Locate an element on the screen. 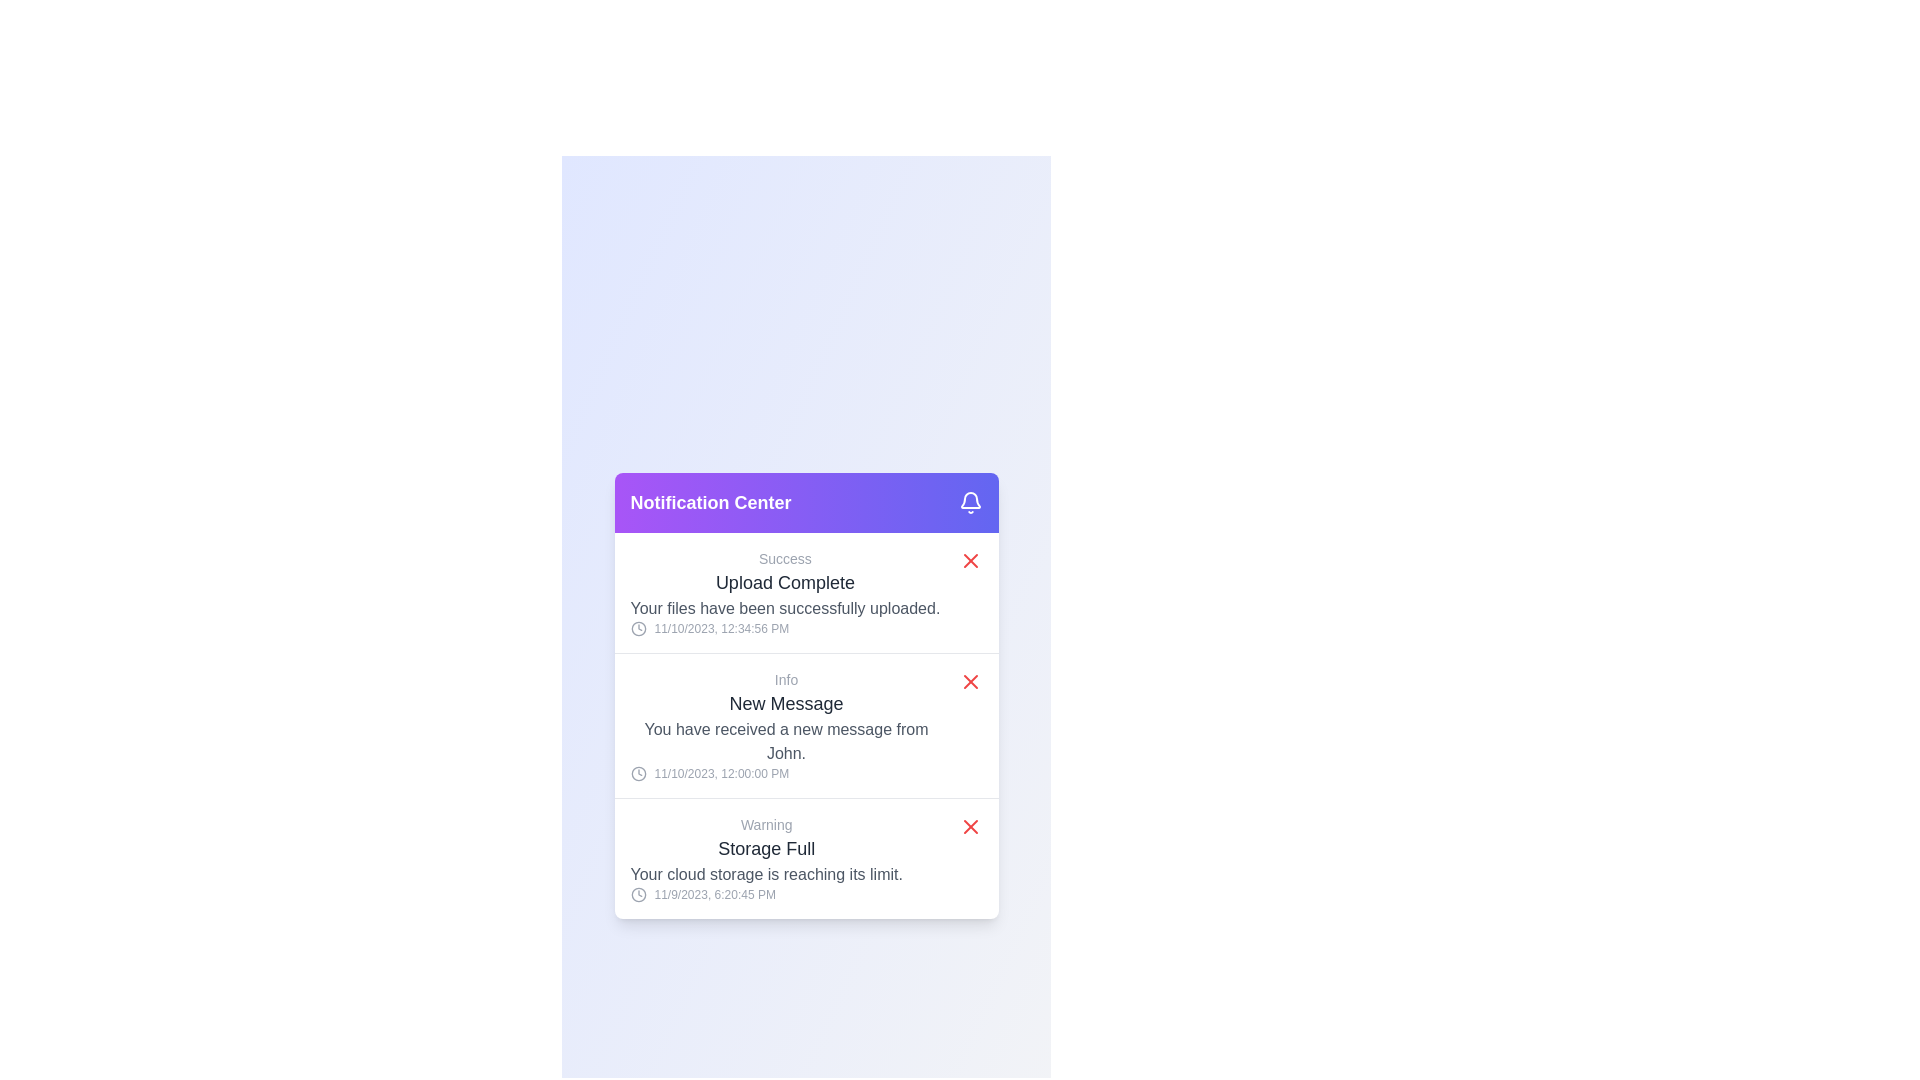 The width and height of the screenshot is (1920, 1080). the dismissal icon ('X') located to the right of the 'New Message' notification in the notification center is located at coordinates (970, 681).